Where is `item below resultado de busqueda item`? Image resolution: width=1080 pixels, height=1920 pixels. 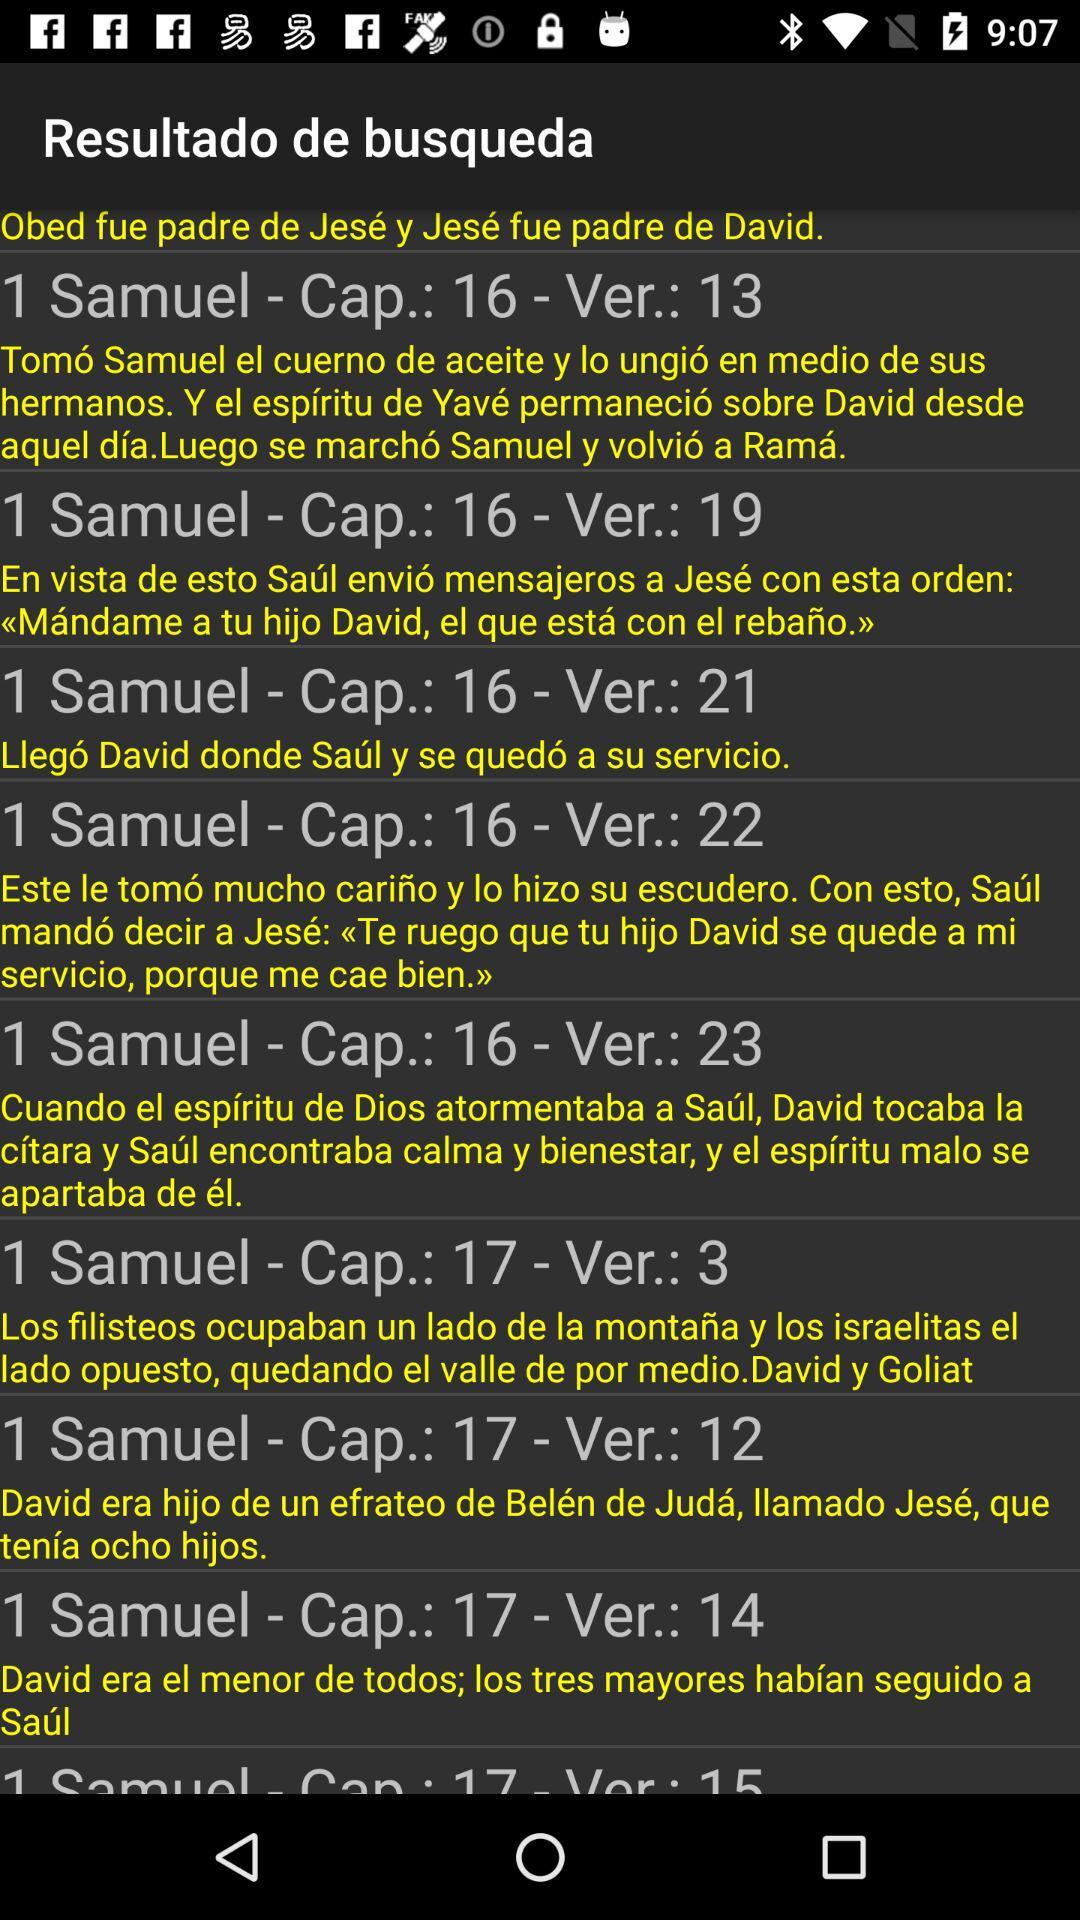
item below resultado de busqueda item is located at coordinates (540, 229).